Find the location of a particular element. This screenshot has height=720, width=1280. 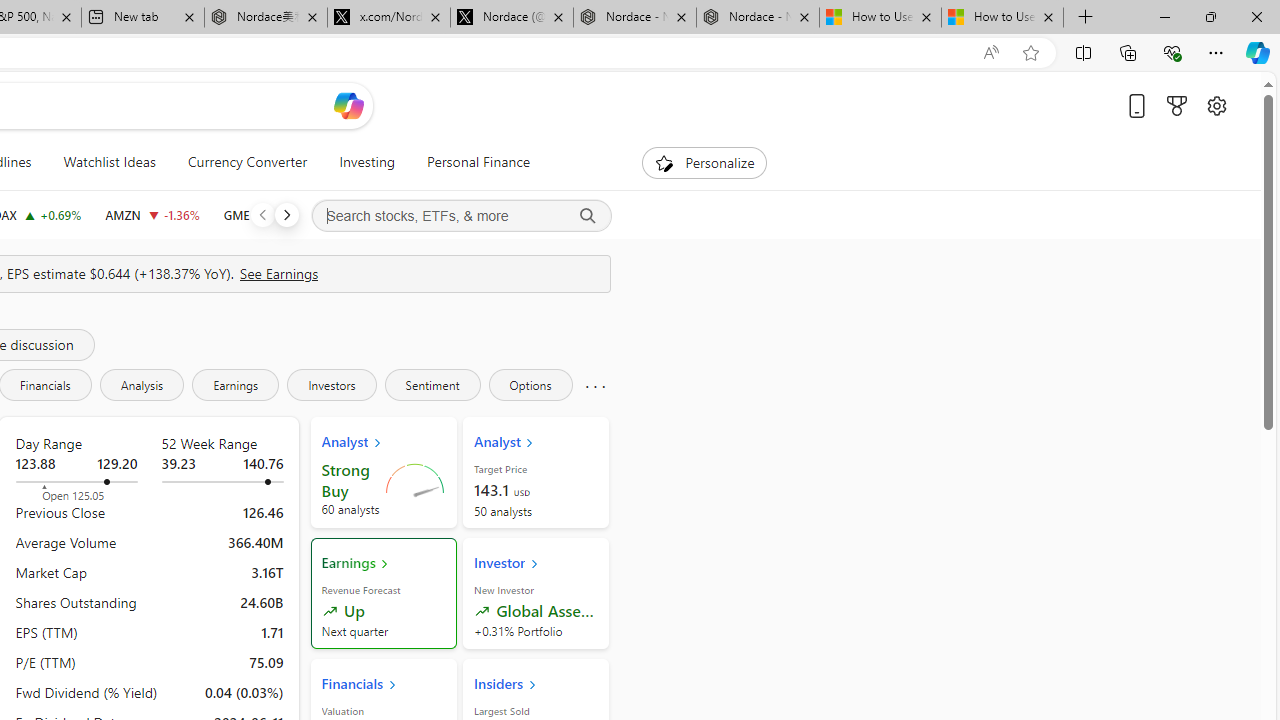

'Investing' is located at coordinates (367, 162).